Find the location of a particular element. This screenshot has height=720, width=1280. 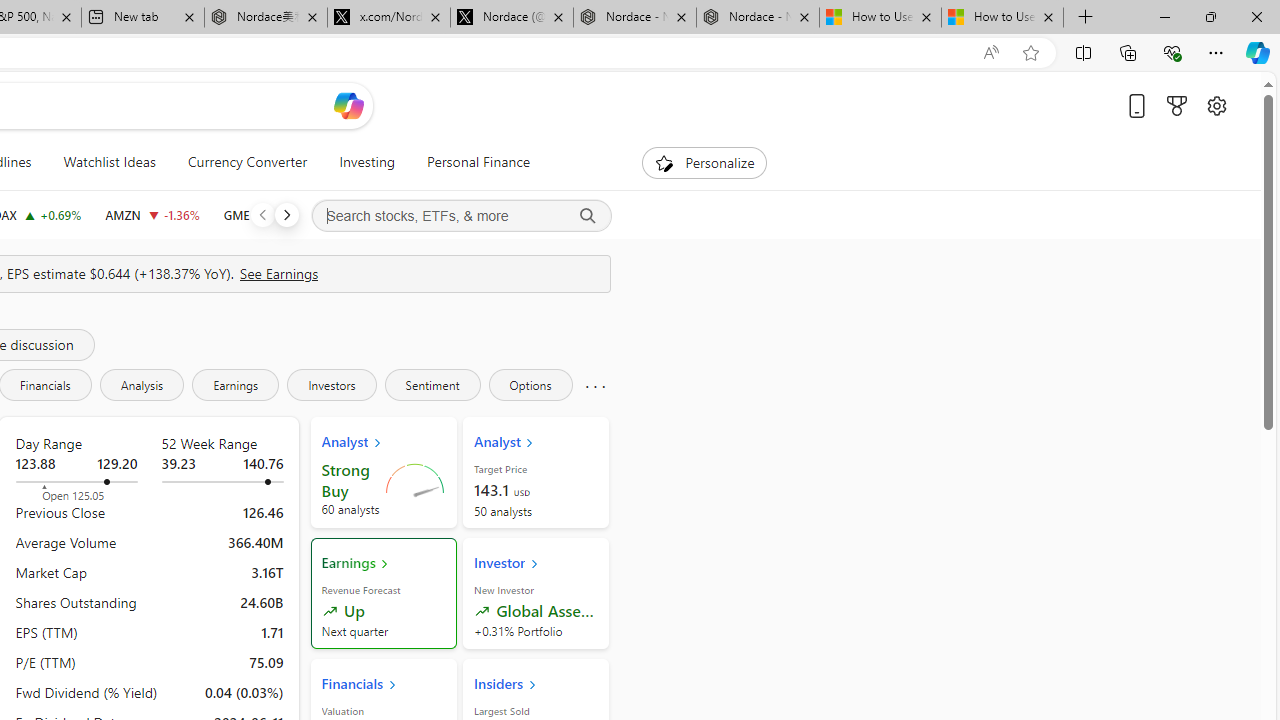

'Investing' is located at coordinates (367, 162).